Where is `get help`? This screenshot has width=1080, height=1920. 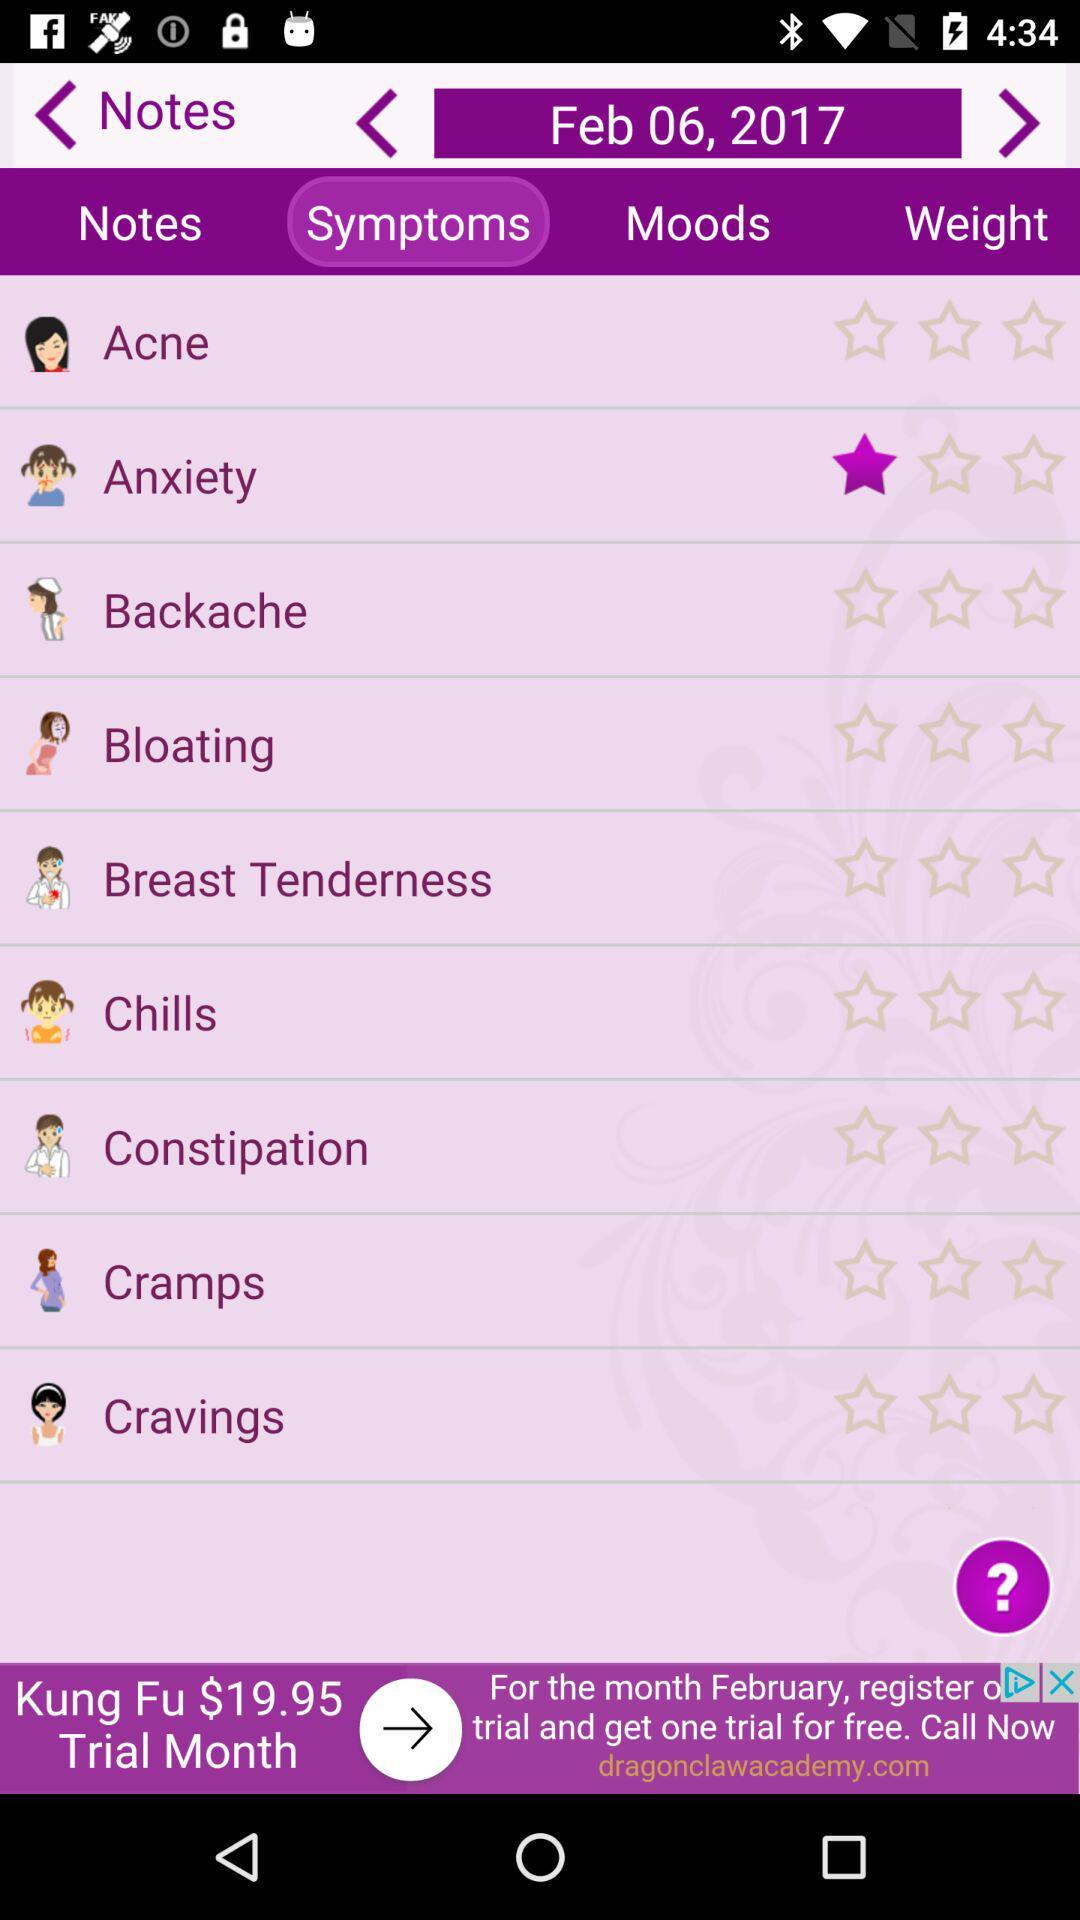
get help is located at coordinates (1003, 1584).